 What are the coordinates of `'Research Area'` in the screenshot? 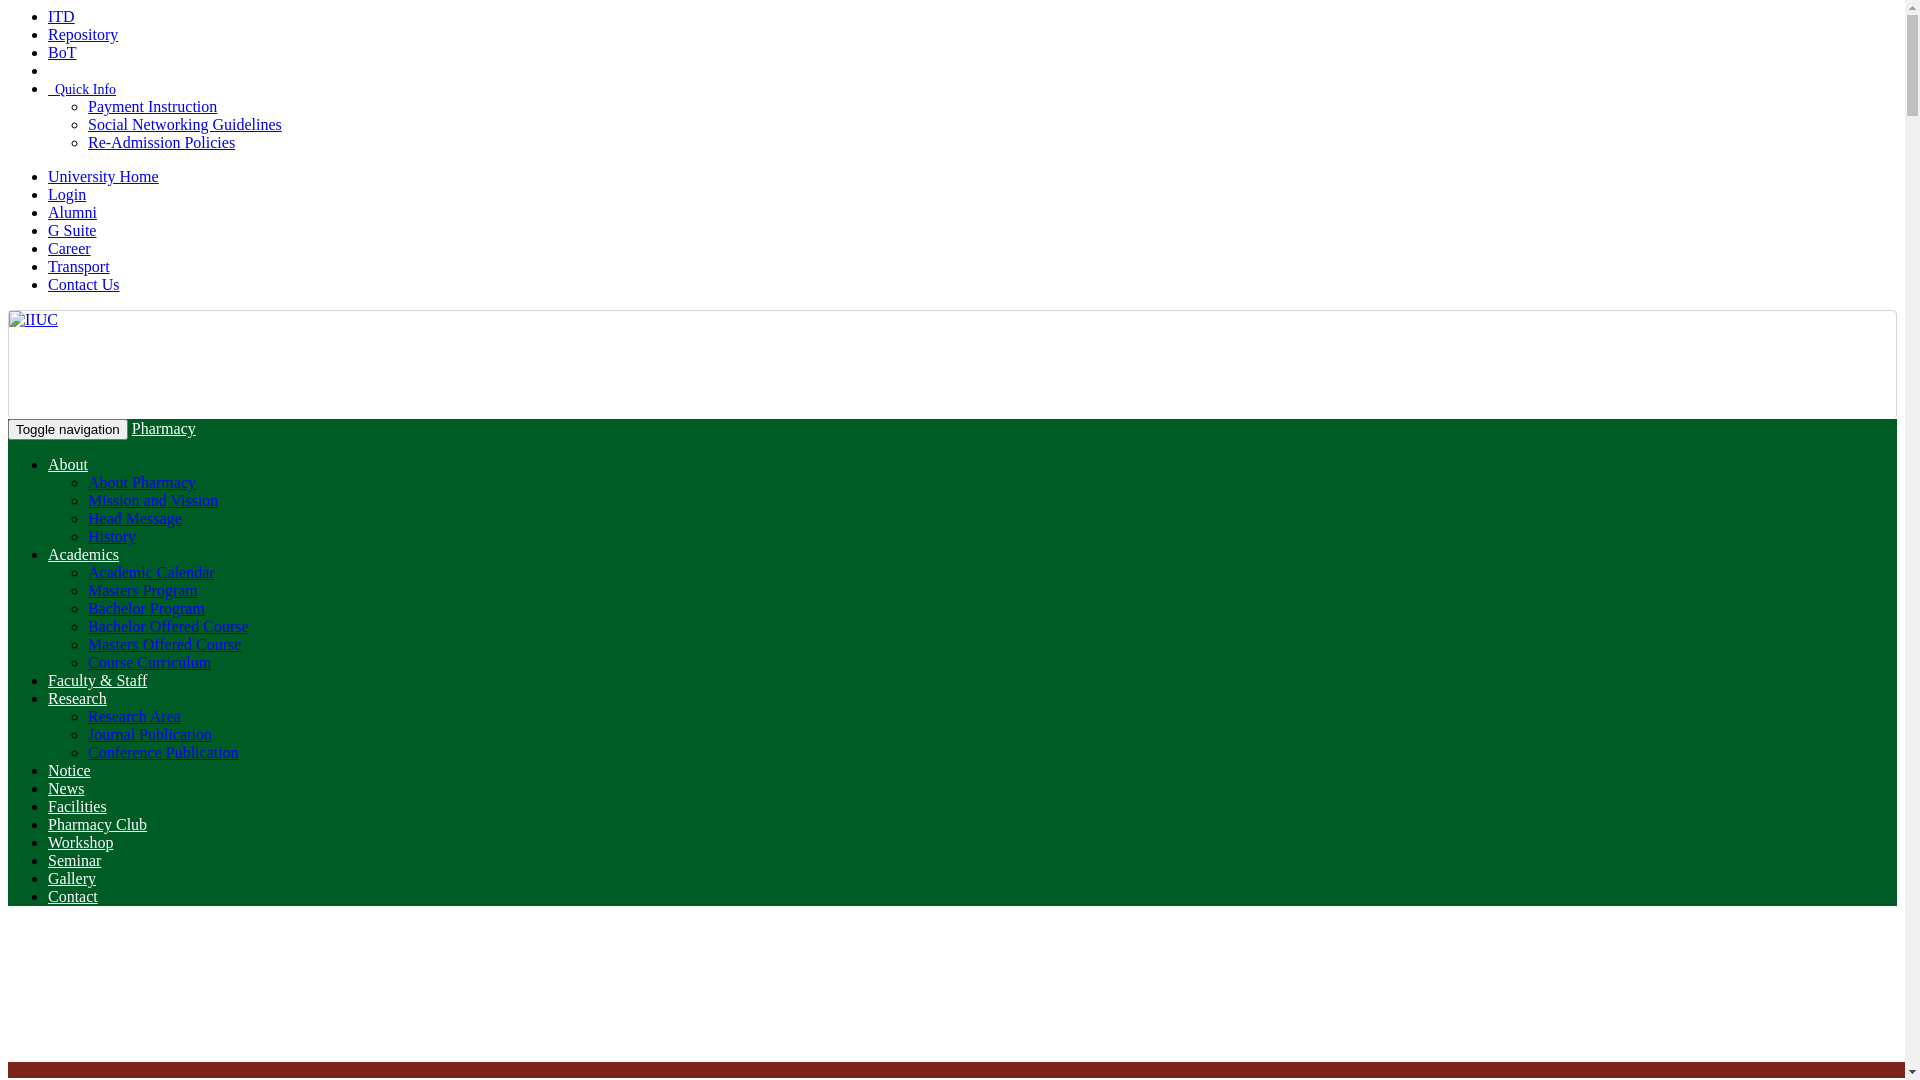 It's located at (133, 715).